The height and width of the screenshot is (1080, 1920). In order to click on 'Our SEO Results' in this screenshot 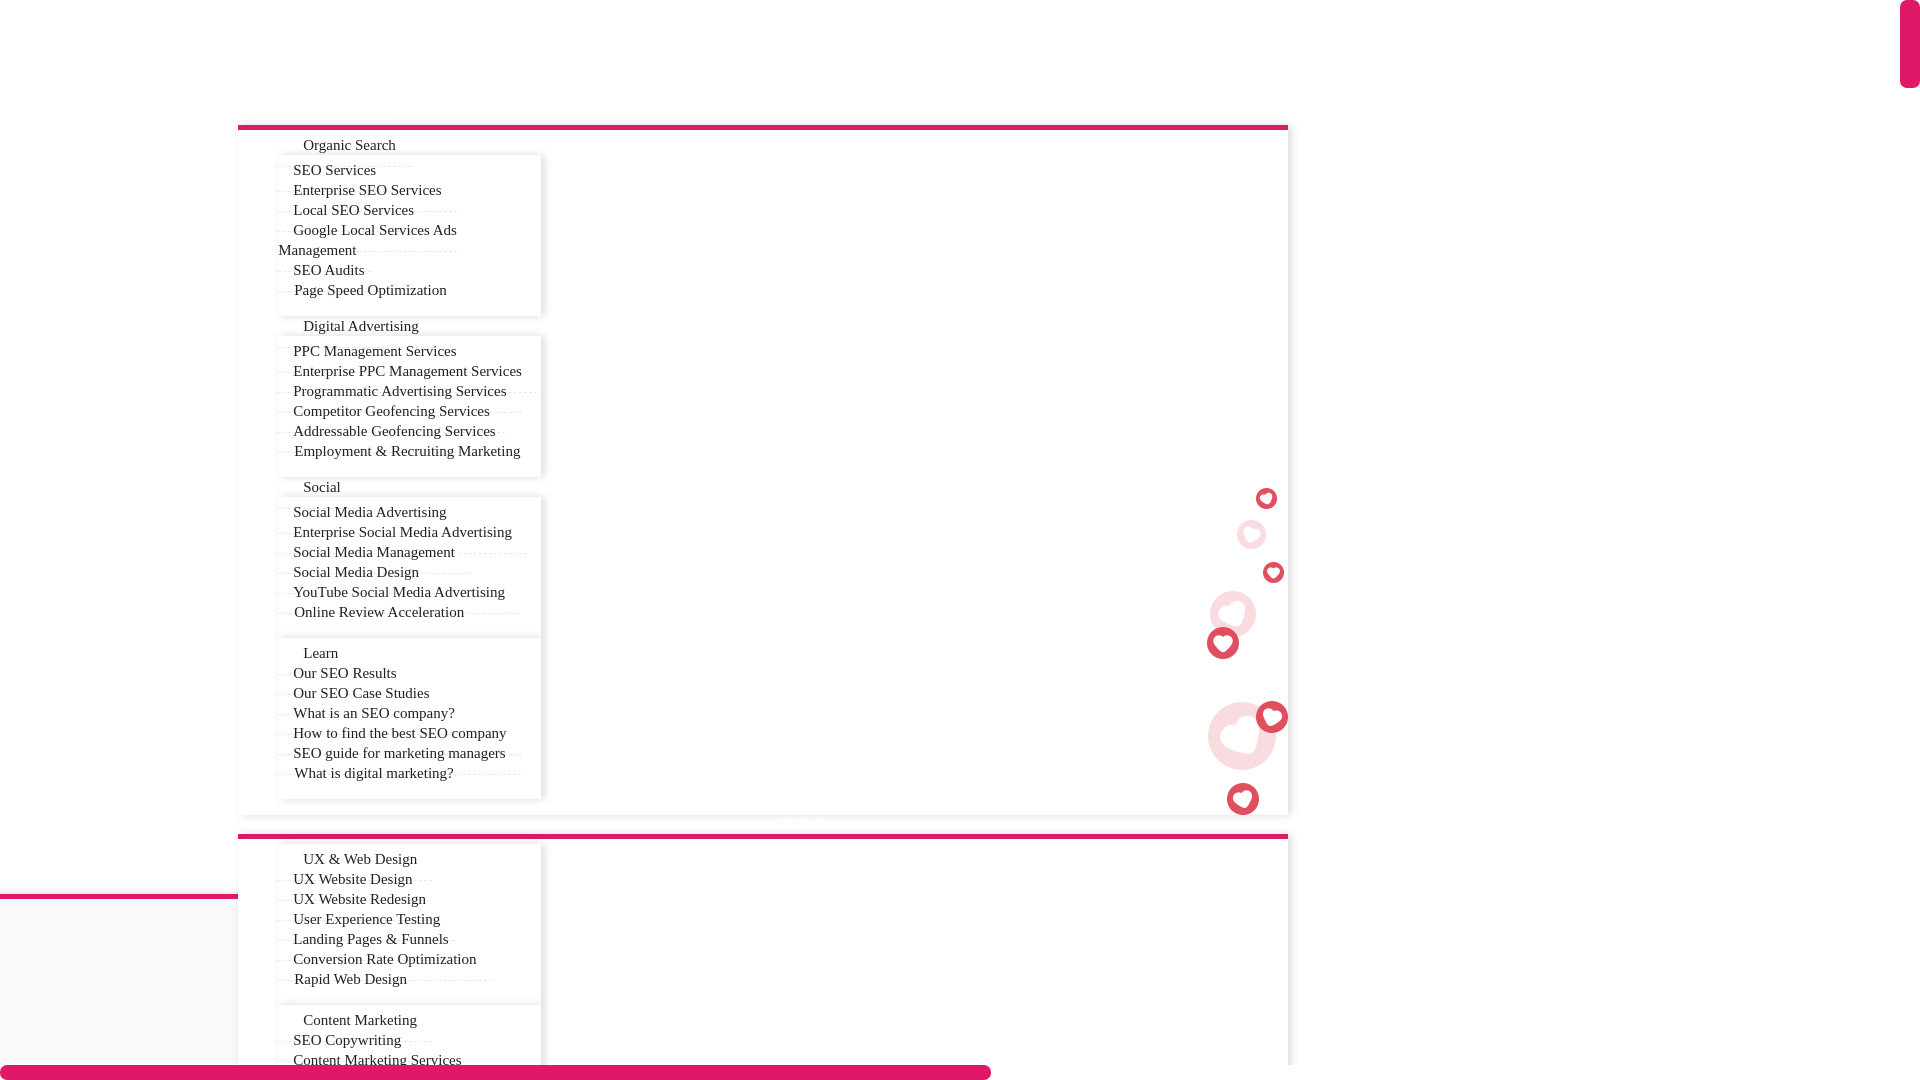, I will do `click(277, 673)`.